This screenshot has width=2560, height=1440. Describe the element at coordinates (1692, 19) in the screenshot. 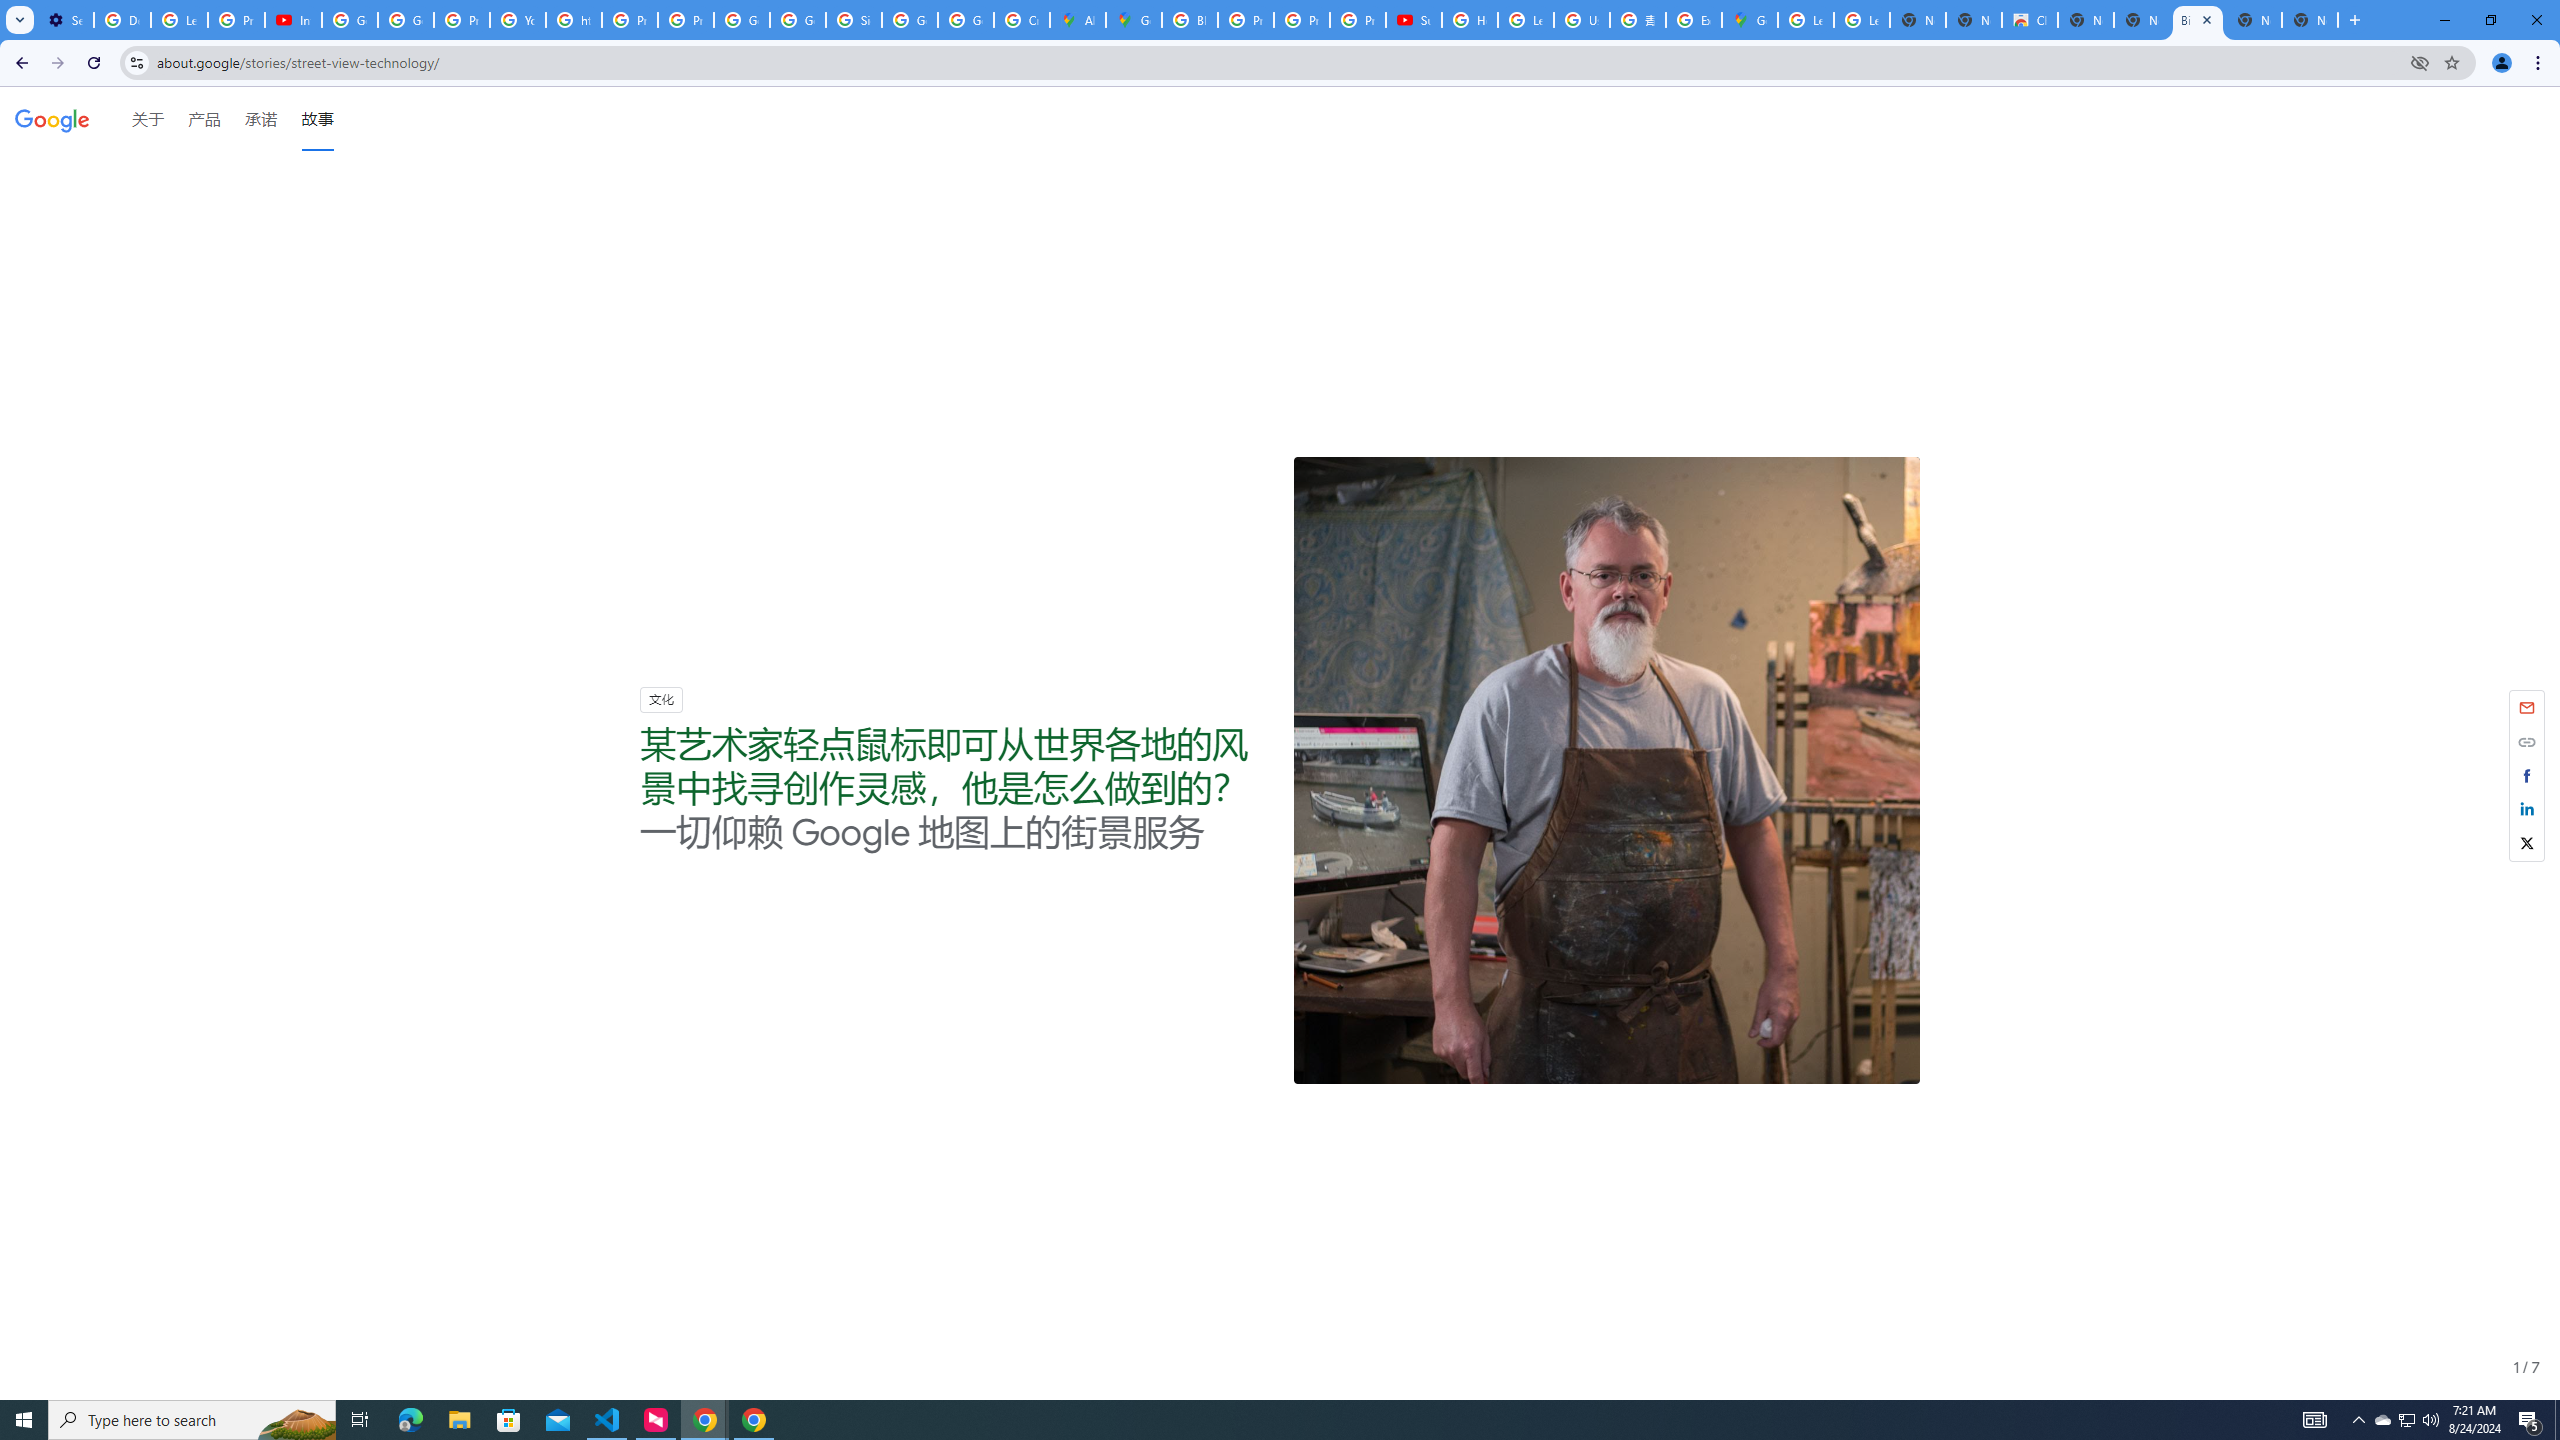

I see `'Explore new street-level details - Google Maps Help'` at that location.